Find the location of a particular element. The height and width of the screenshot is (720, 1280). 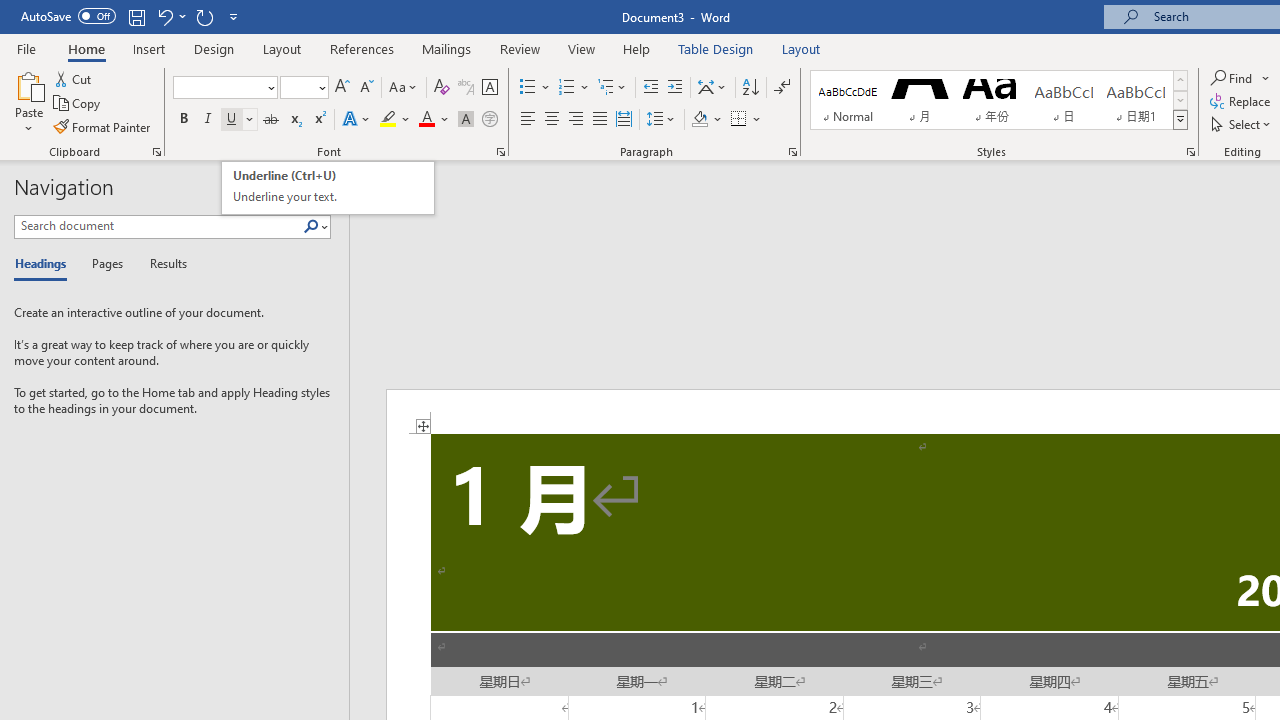

'Shrink Font' is located at coordinates (366, 86).